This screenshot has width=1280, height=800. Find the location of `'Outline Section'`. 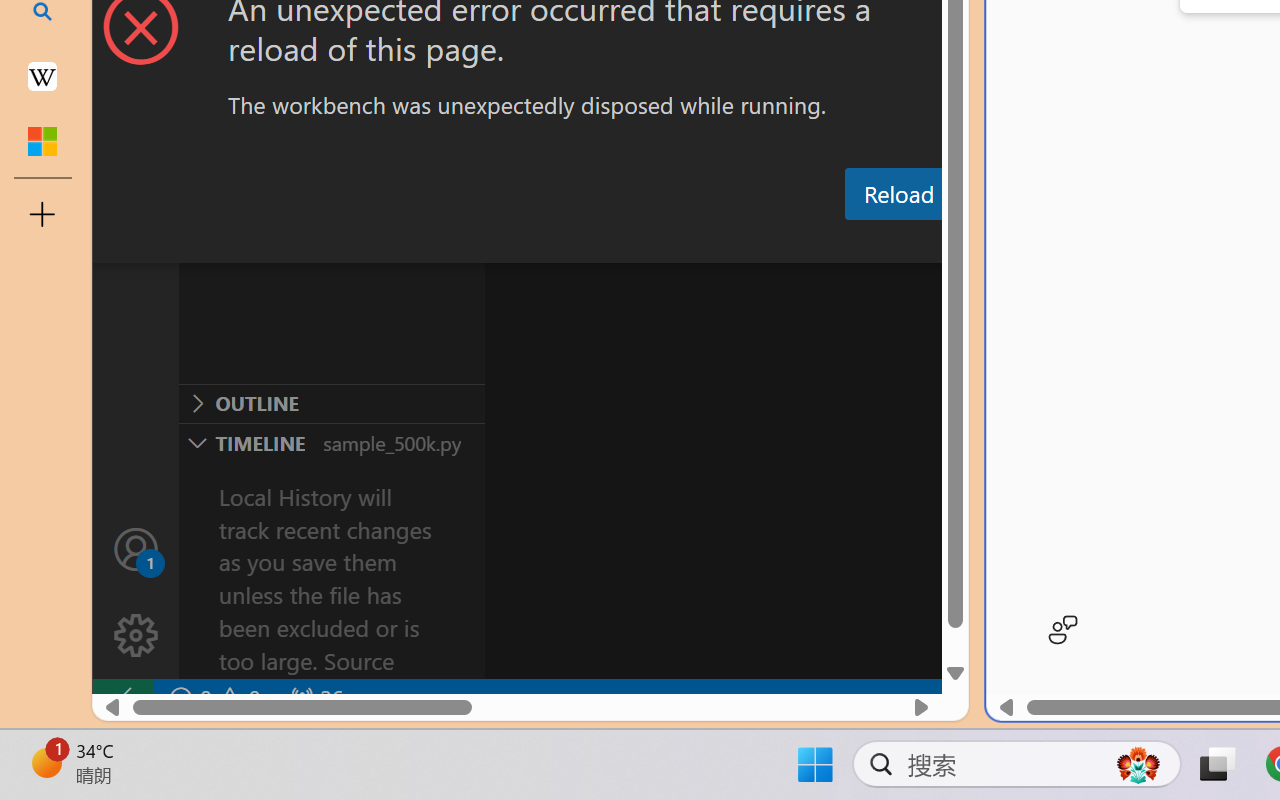

'Outline Section' is located at coordinates (331, 403).